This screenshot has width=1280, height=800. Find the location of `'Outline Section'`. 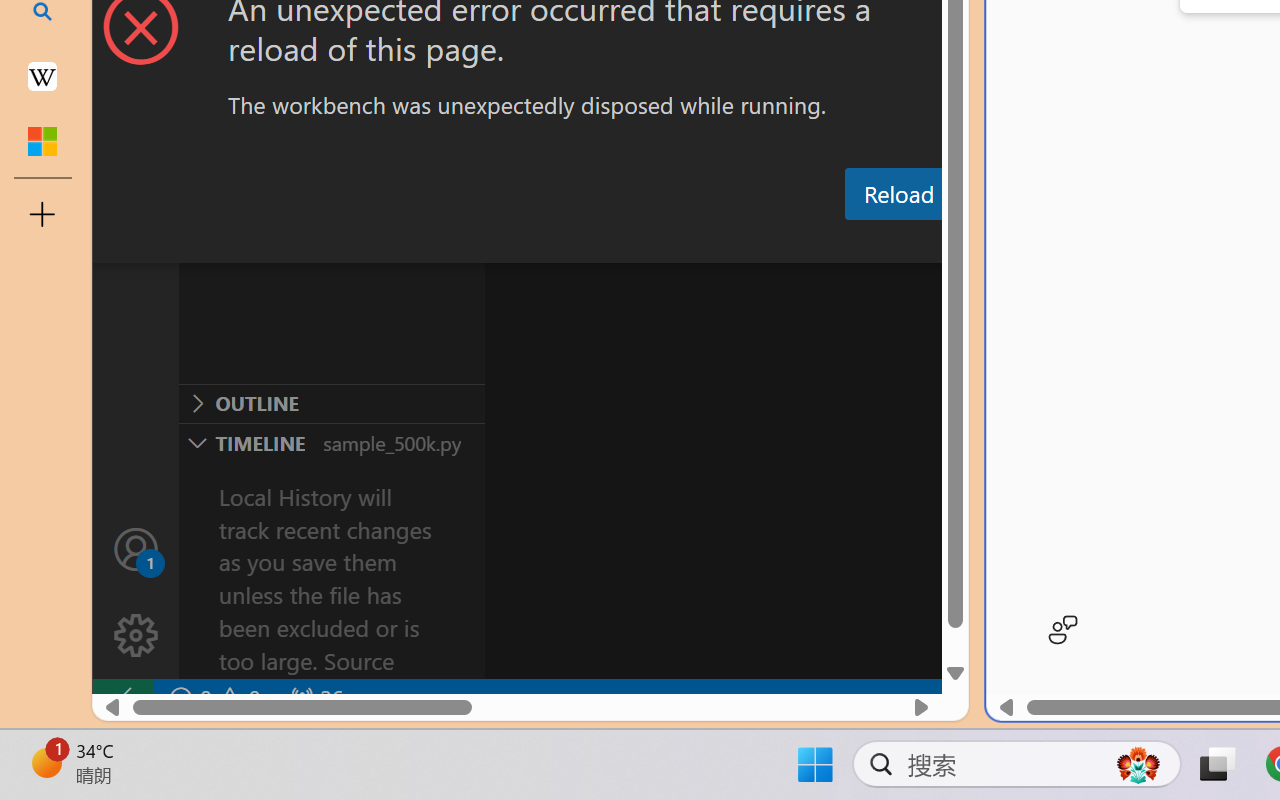

'Outline Section' is located at coordinates (331, 403).